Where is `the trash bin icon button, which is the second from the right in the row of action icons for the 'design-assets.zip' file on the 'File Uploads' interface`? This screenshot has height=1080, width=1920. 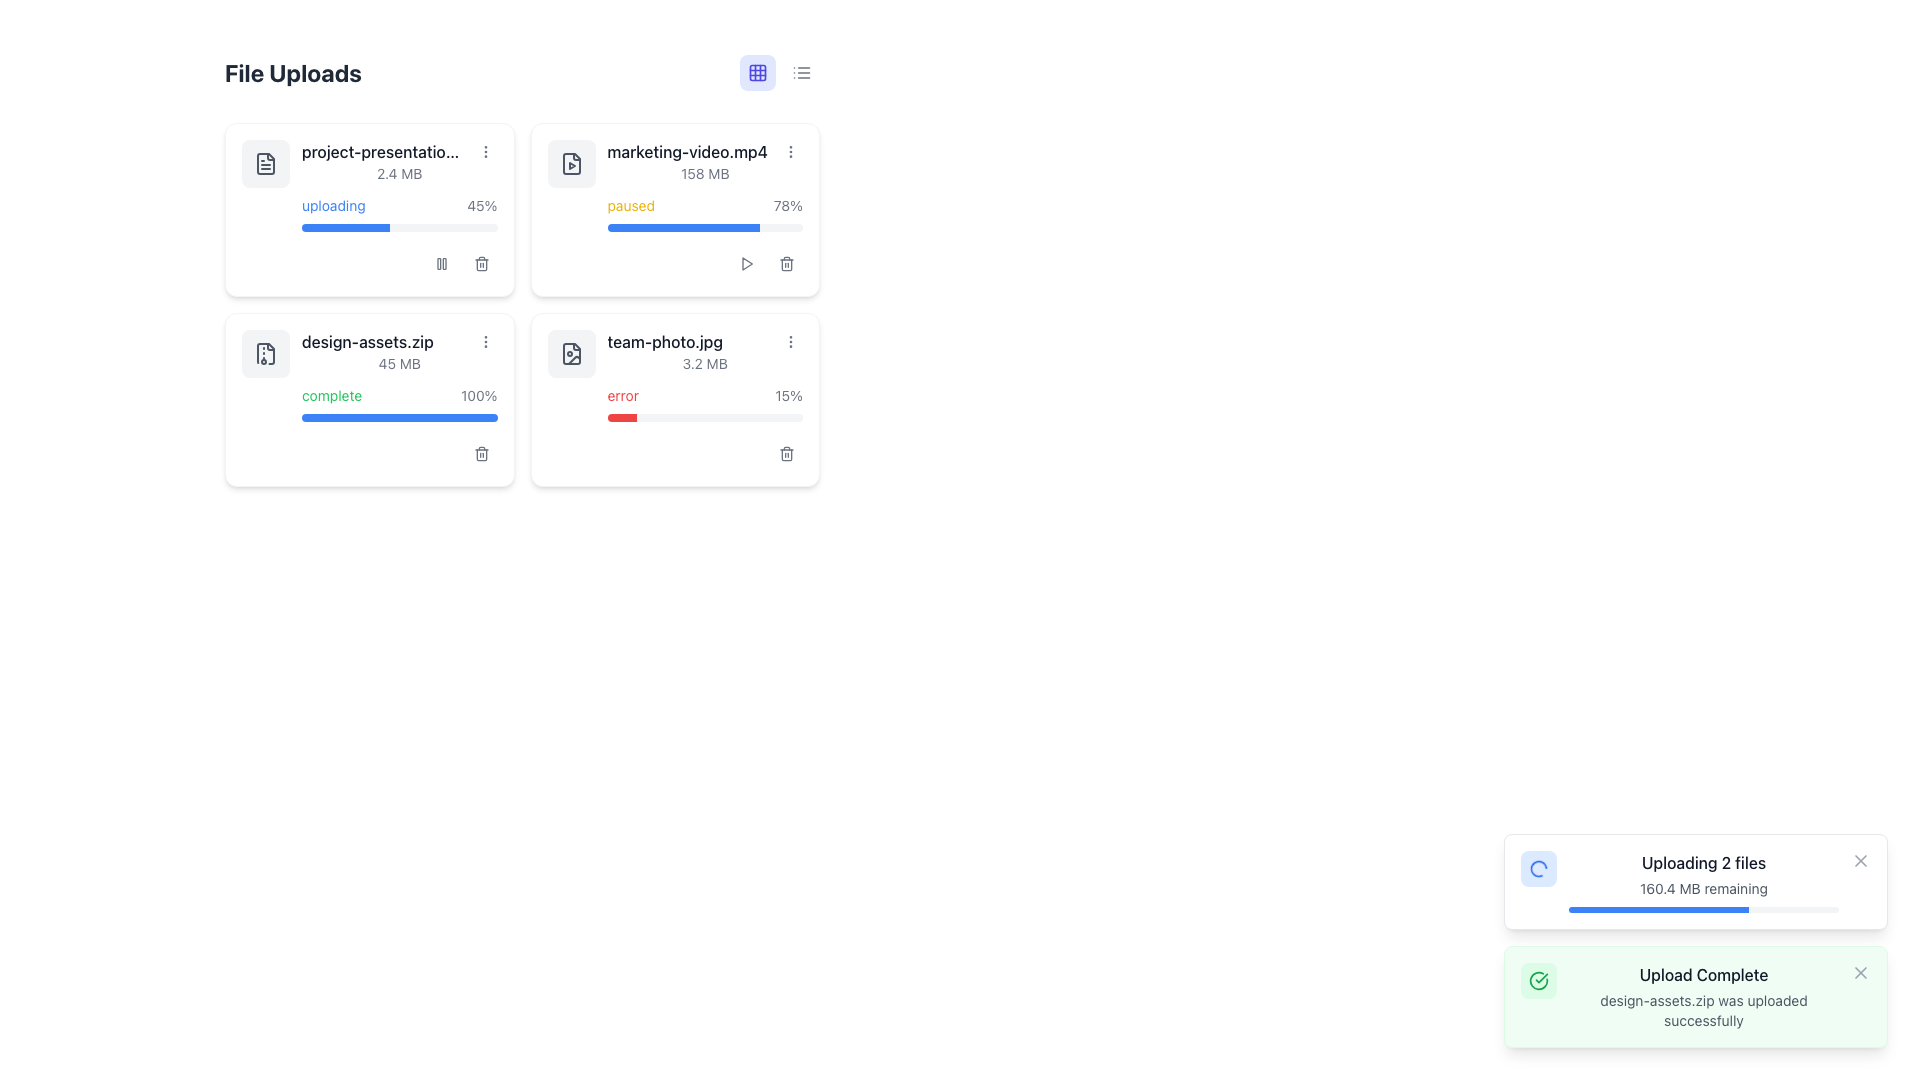
the trash bin icon button, which is the second from the right in the row of action icons for the 'design-assets.zip' file on the 'File Uploads' interface is located at coordinates (481, 454).